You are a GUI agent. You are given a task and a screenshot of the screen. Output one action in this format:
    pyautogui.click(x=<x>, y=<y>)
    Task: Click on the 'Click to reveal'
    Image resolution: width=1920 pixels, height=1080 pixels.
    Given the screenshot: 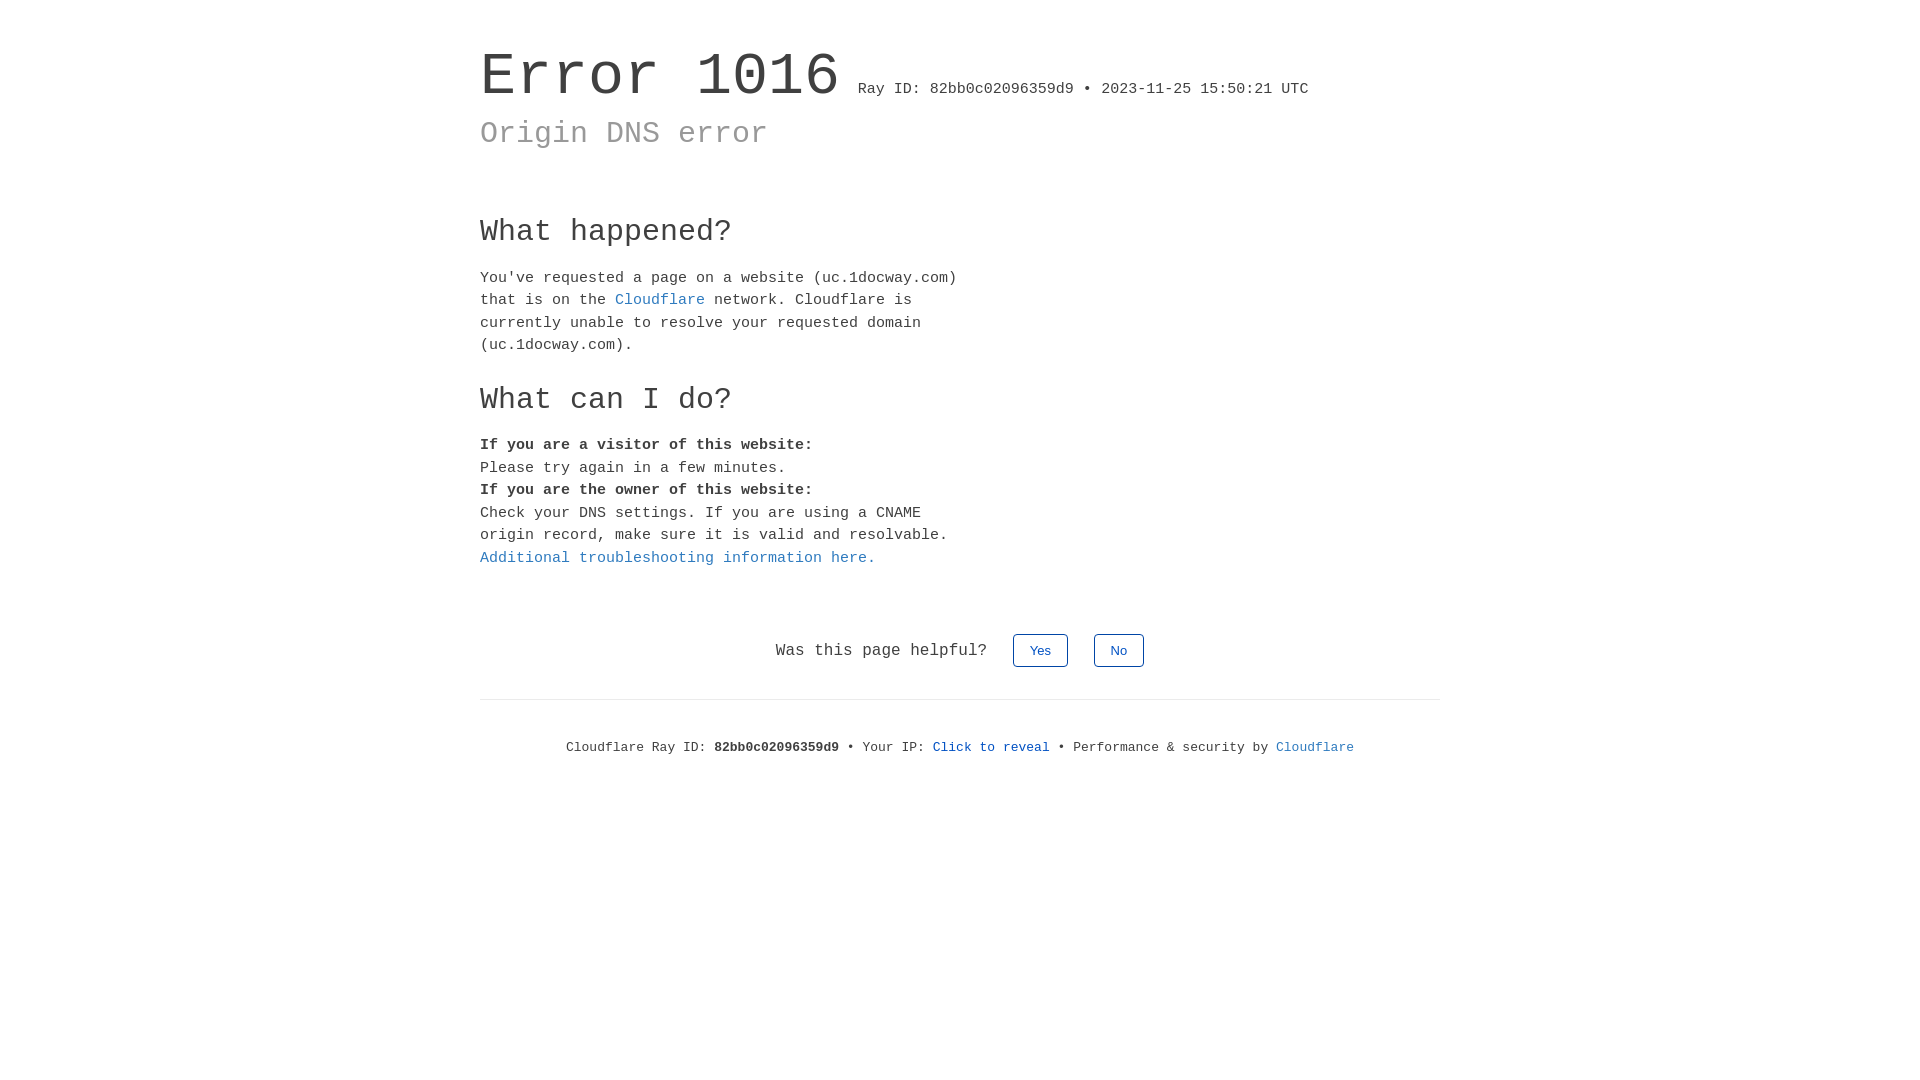 What is the action you would take?
    pyautogui.click(x=991, y=747)
    